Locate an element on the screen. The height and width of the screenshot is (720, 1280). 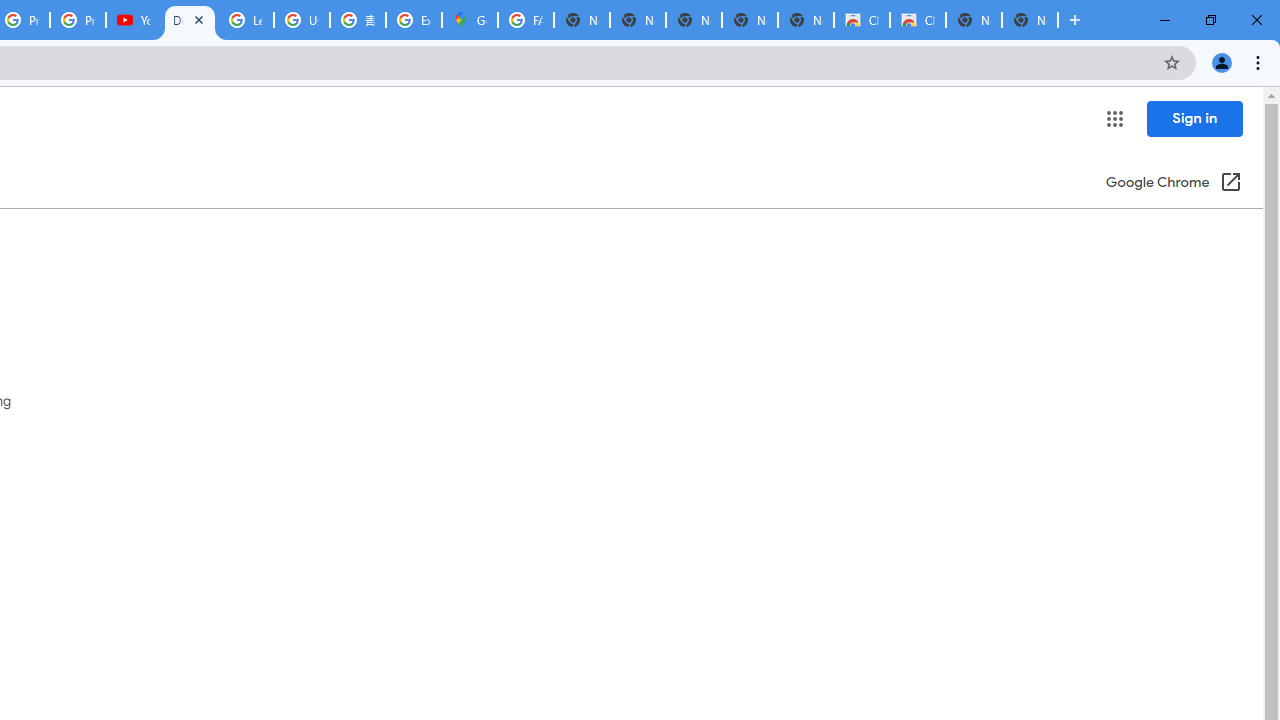
'Privacy Checkup' is located at coordinates (78, 20).